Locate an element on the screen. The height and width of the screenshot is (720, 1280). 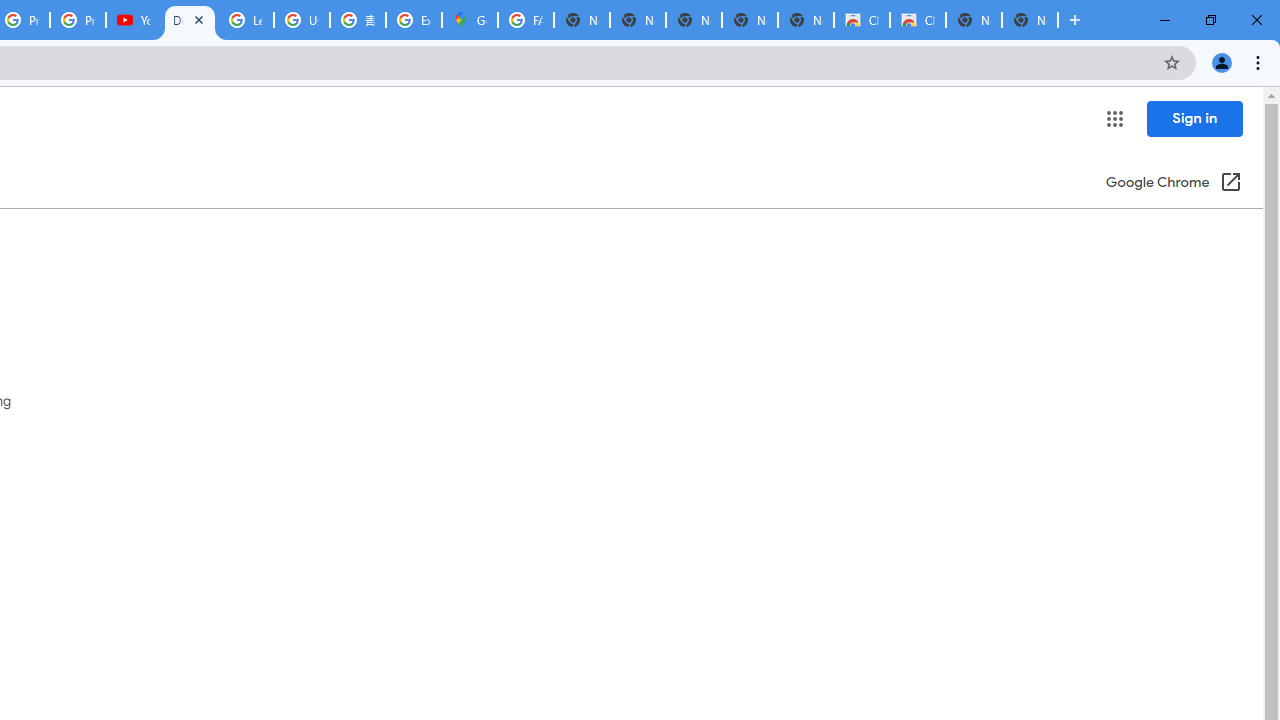
'Privacy Checkup' is located at coordinates (78, 20).